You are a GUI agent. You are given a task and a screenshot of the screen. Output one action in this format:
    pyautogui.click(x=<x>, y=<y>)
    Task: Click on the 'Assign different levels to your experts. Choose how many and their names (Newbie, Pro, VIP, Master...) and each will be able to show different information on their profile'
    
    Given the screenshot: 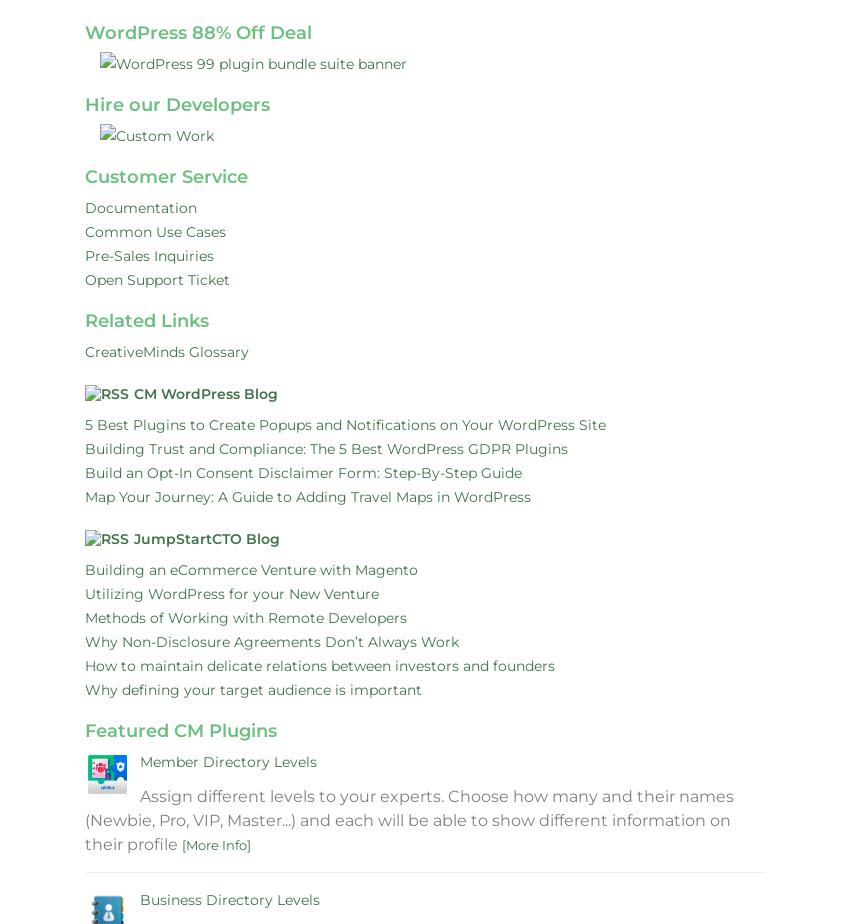 What is the action you would take?
    pyautogui.click(x=409, y=820)
    